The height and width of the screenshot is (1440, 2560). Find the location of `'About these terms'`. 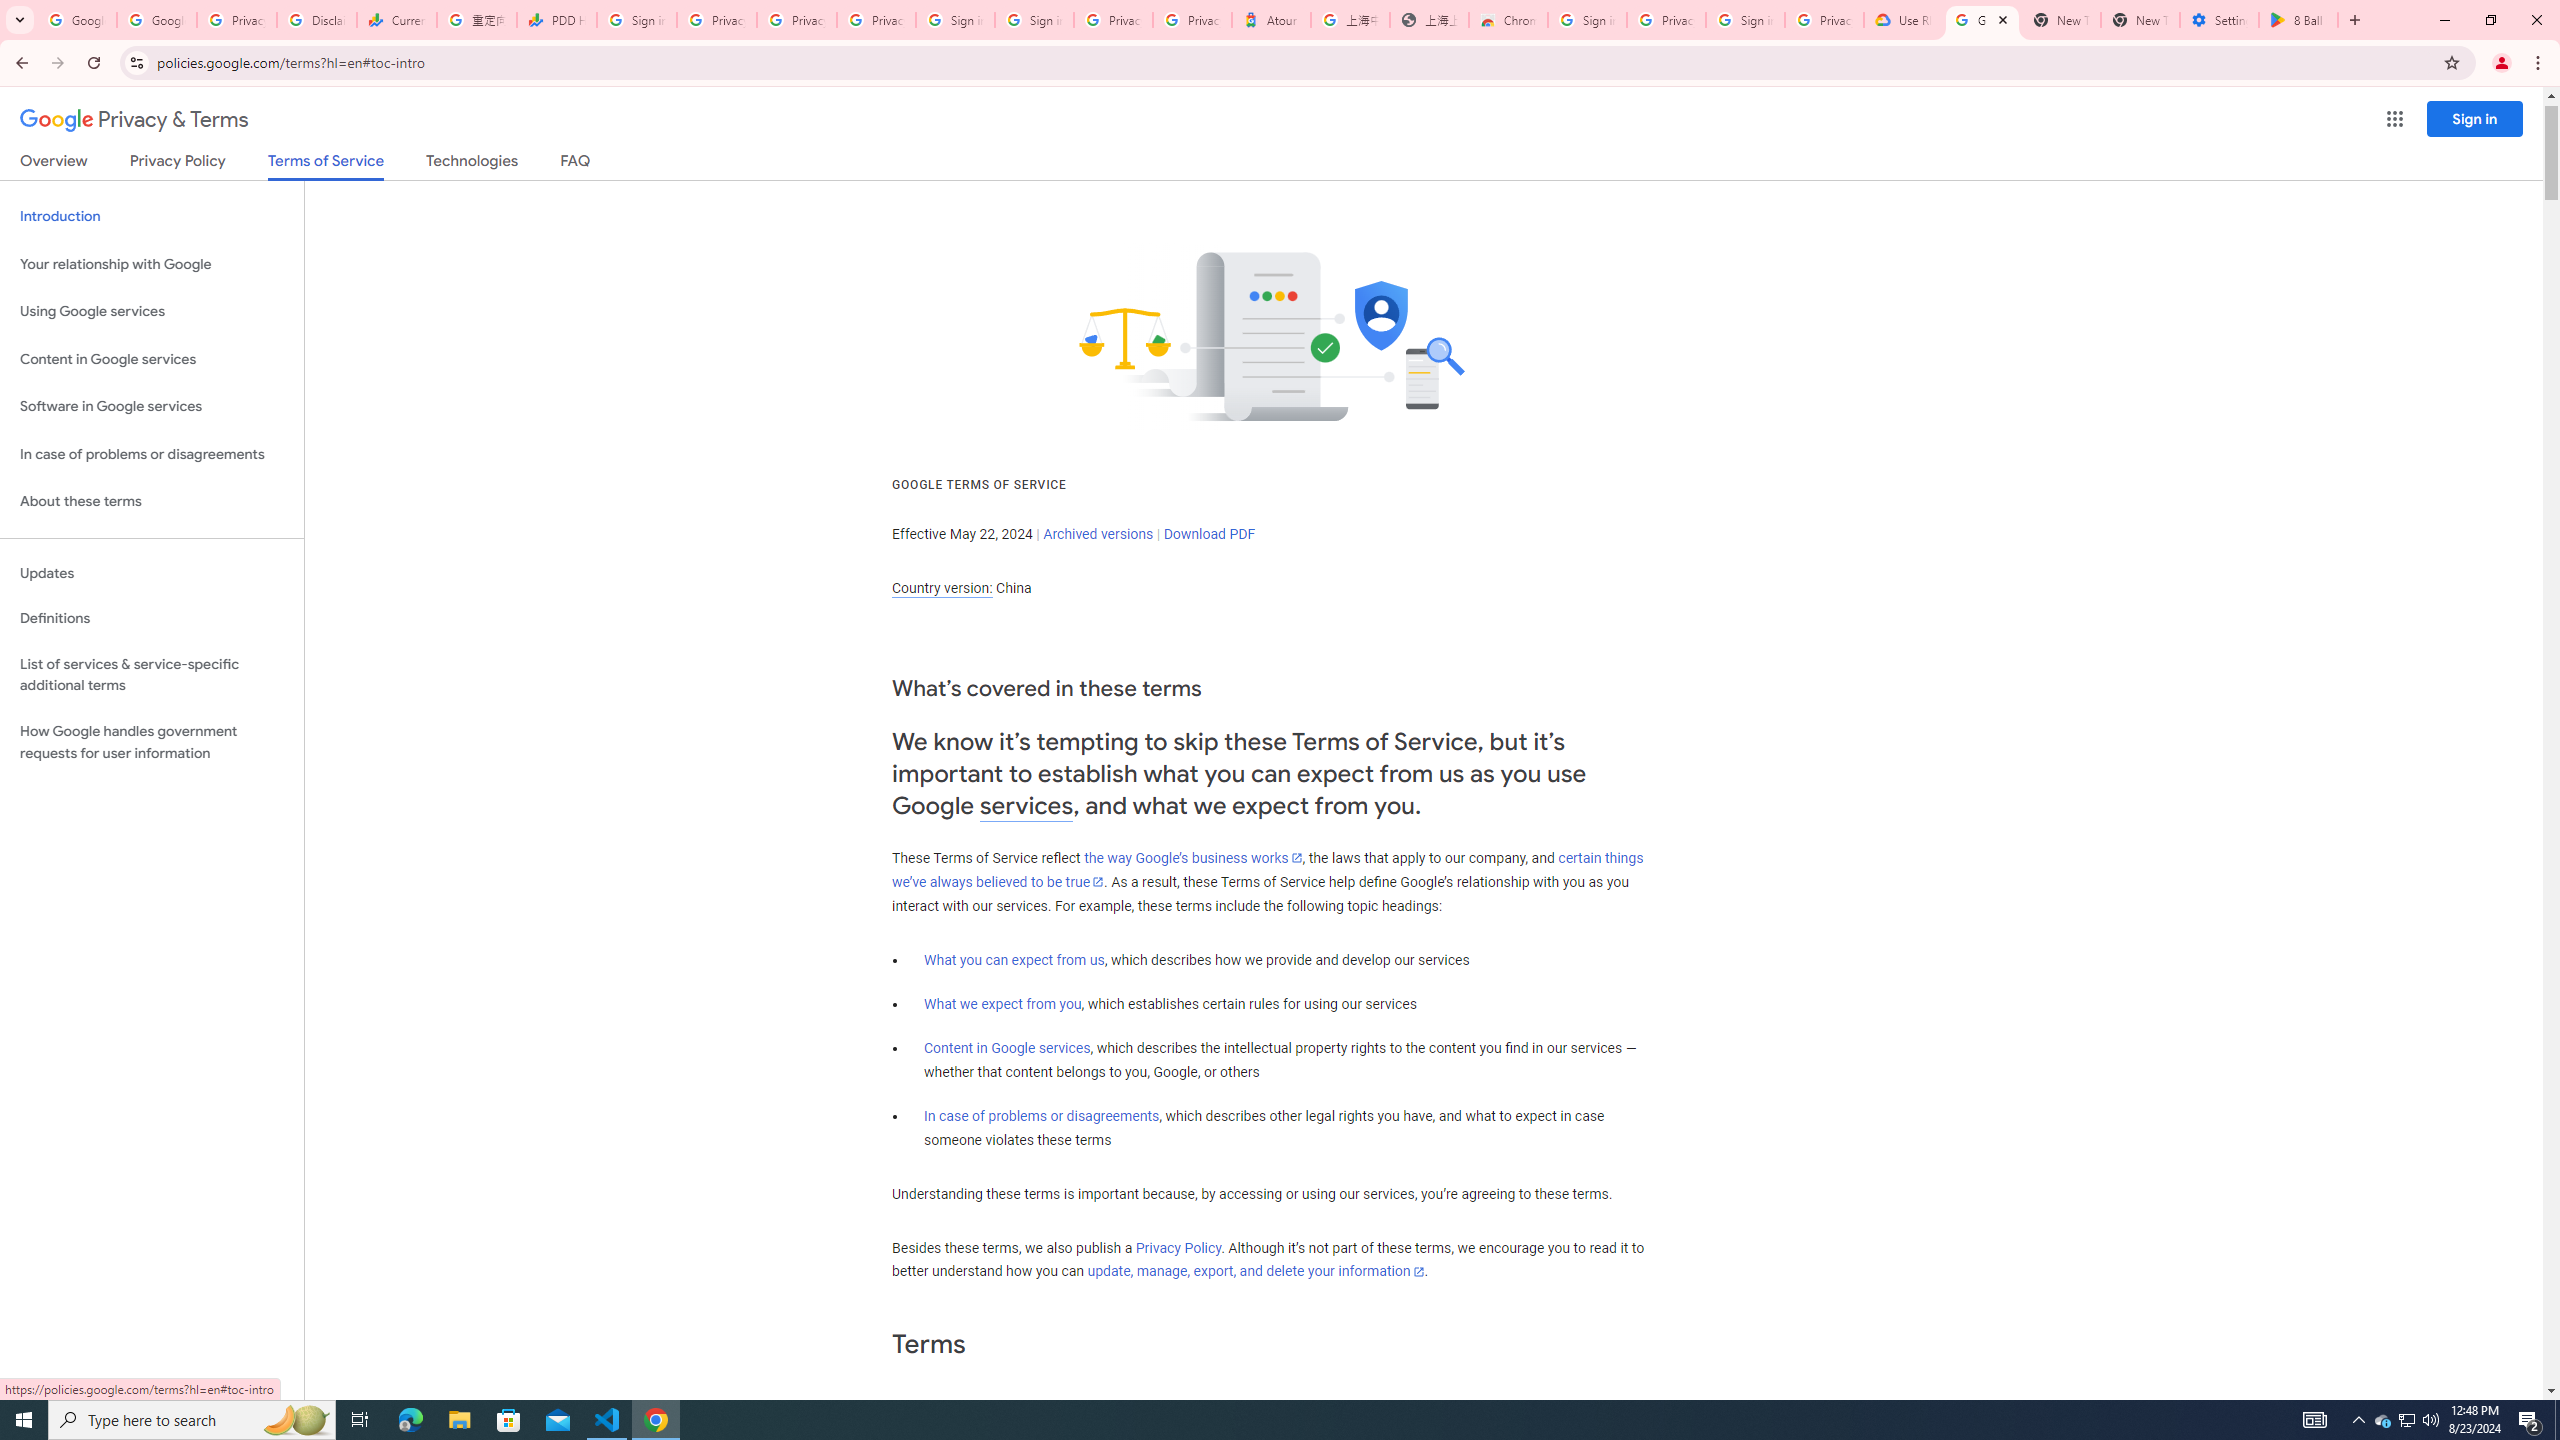

'About these terms' is located at coordinates (151, 501).